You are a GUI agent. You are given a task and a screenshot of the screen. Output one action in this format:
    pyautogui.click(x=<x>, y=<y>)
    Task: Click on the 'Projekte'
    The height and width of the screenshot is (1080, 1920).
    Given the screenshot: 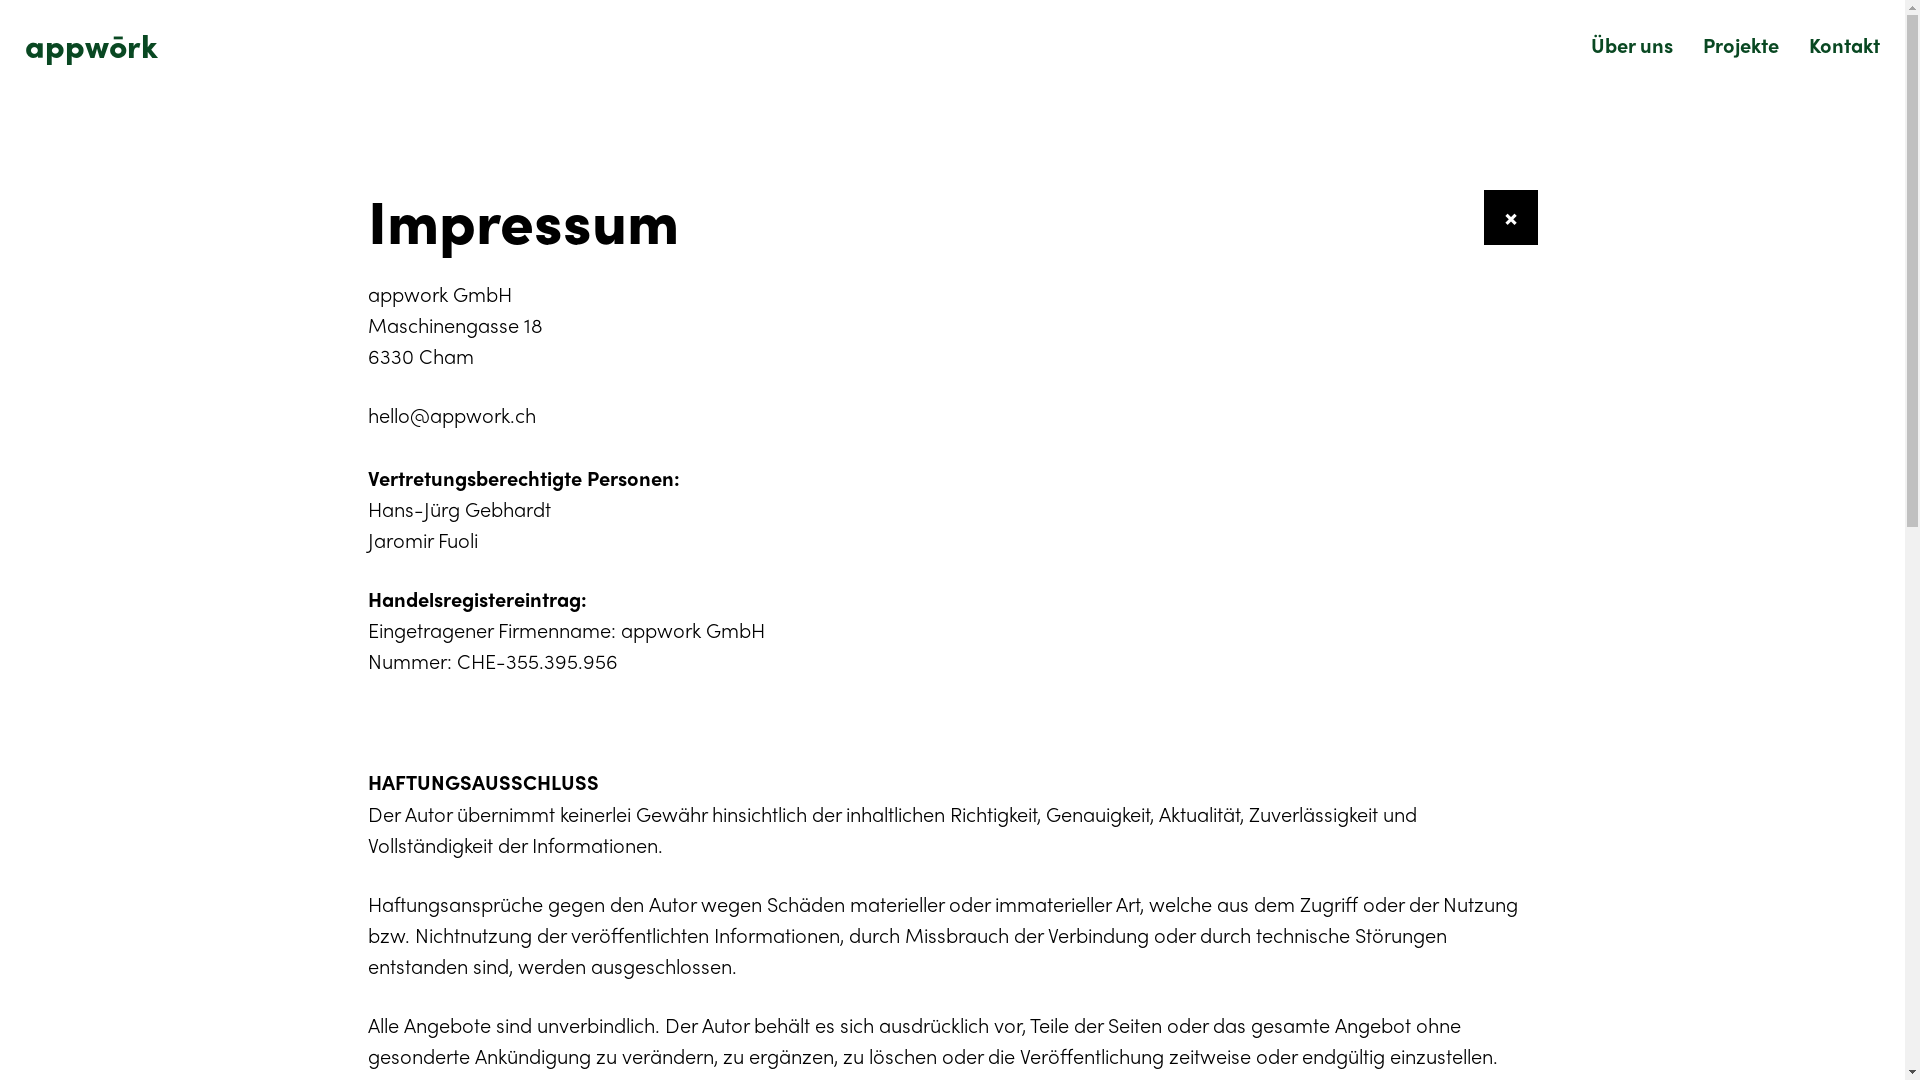 What is the action you would take?
    pyautogui.click(x=1740, y=44)
    